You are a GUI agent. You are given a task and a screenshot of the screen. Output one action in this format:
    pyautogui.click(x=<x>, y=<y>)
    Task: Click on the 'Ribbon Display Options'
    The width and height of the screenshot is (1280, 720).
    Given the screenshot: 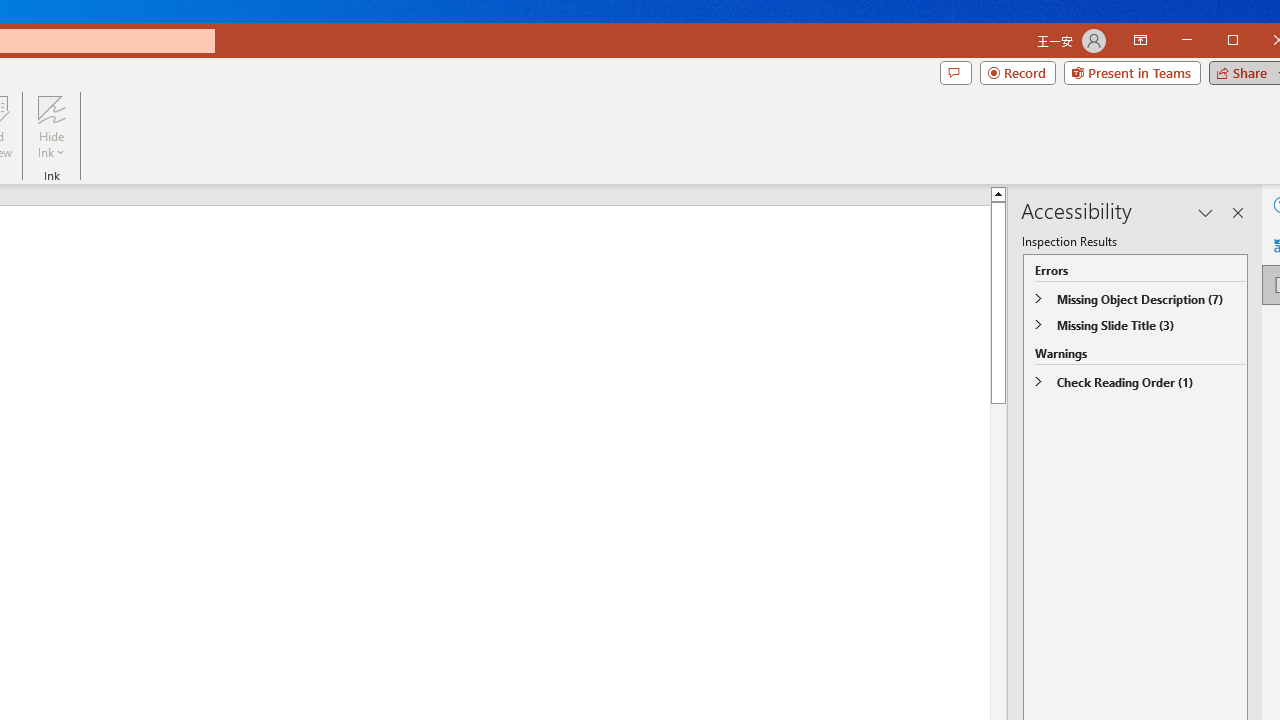 What is the action you would take?
    pyautogui.click(x=1140, y=41)
    